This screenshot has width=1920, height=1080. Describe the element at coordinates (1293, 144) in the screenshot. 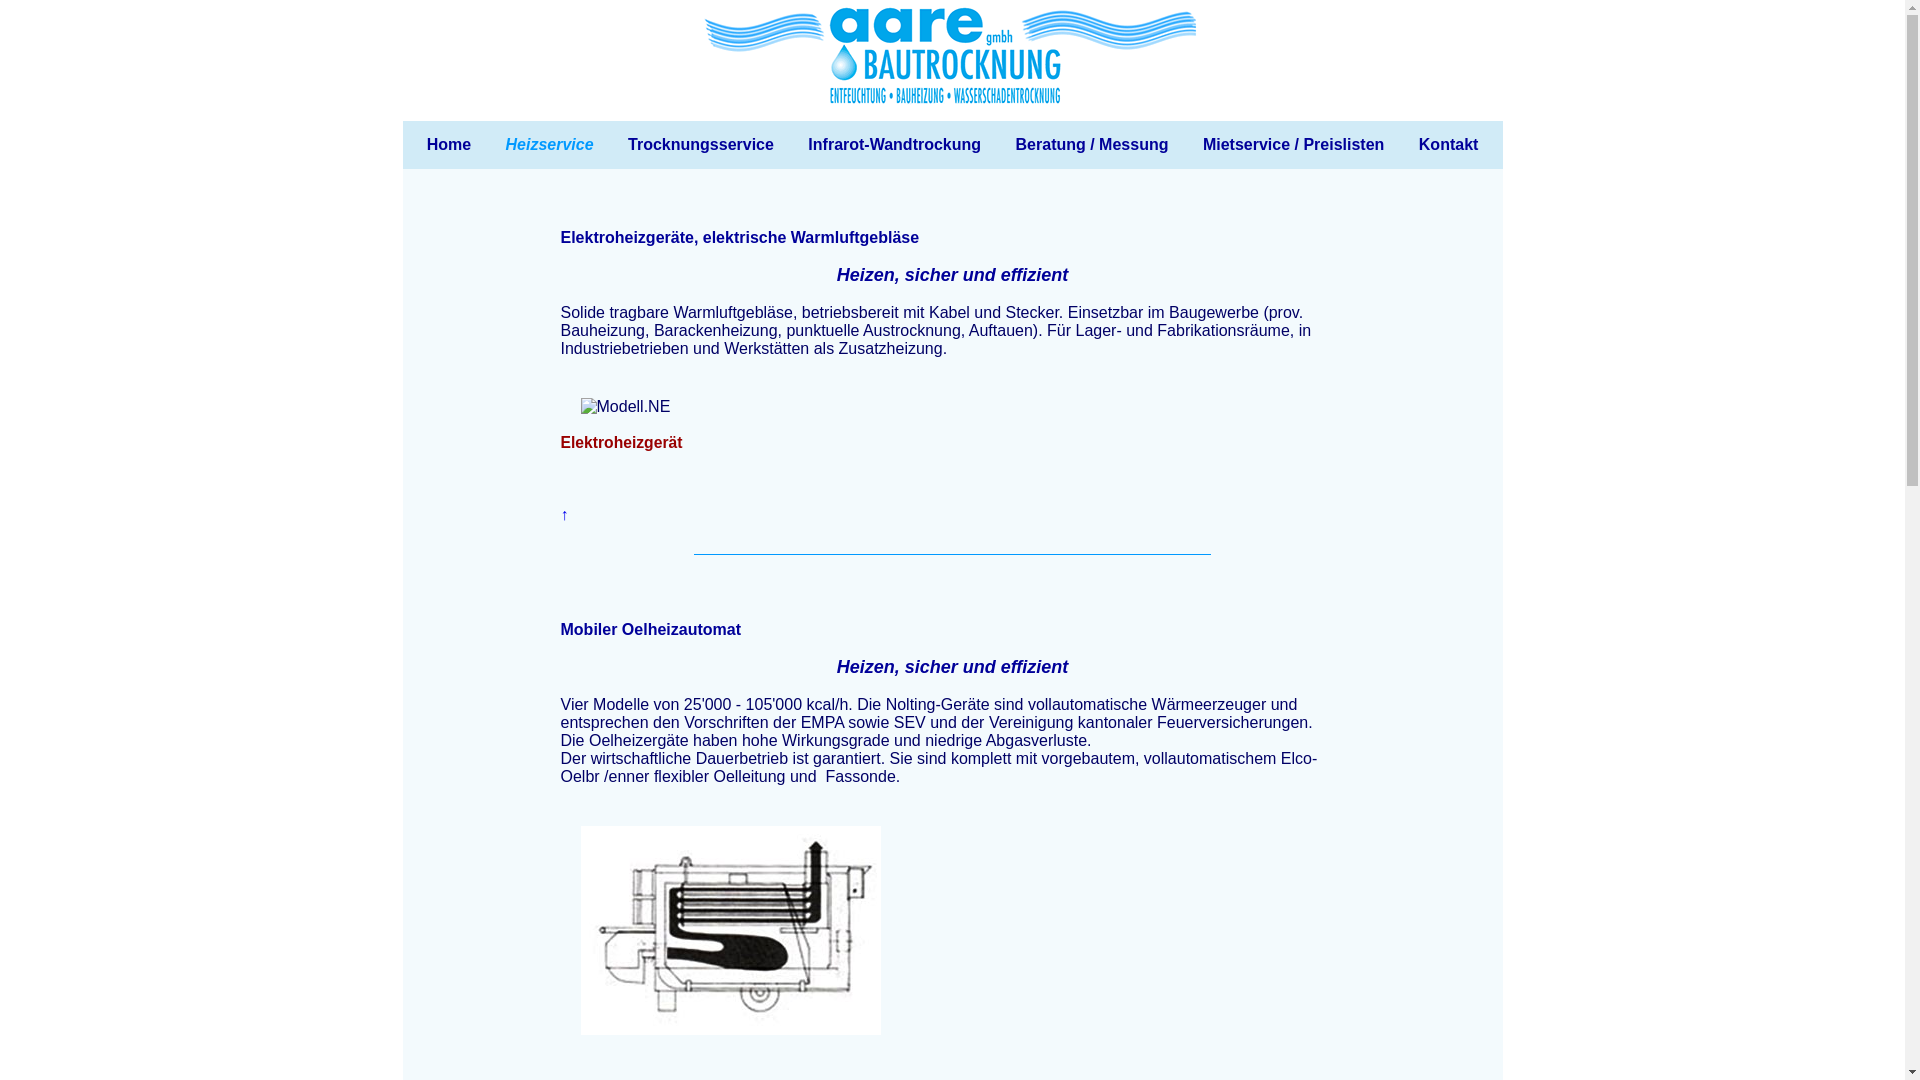

I see `'Mietservice / Preislisten'` at that location.